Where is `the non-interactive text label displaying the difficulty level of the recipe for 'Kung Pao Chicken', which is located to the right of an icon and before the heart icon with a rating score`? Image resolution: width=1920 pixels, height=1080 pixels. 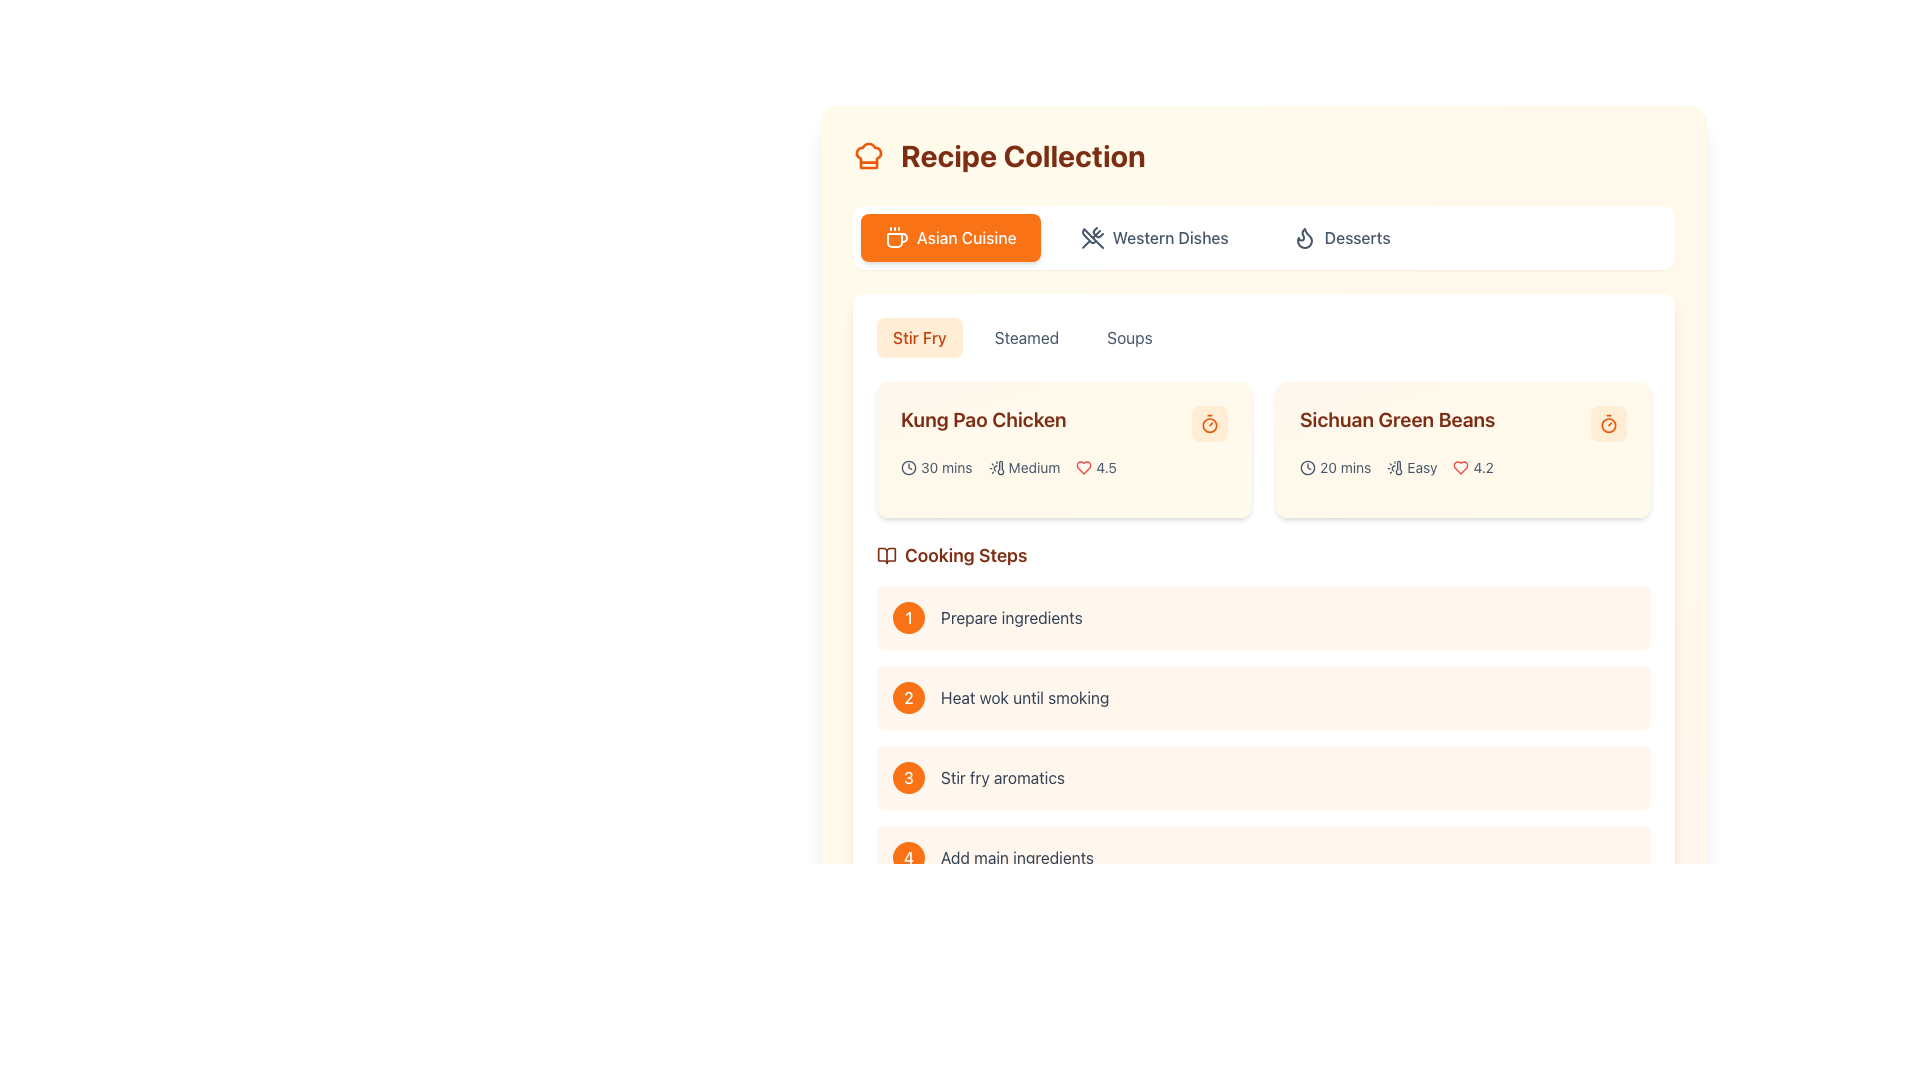
the non-interactive text label displaying the difficulty level of the recipe for 'Kung Pao Chicken', which is located to the right of an icon and before the heart icon with a rating score is located at coordinates (1034, 467).